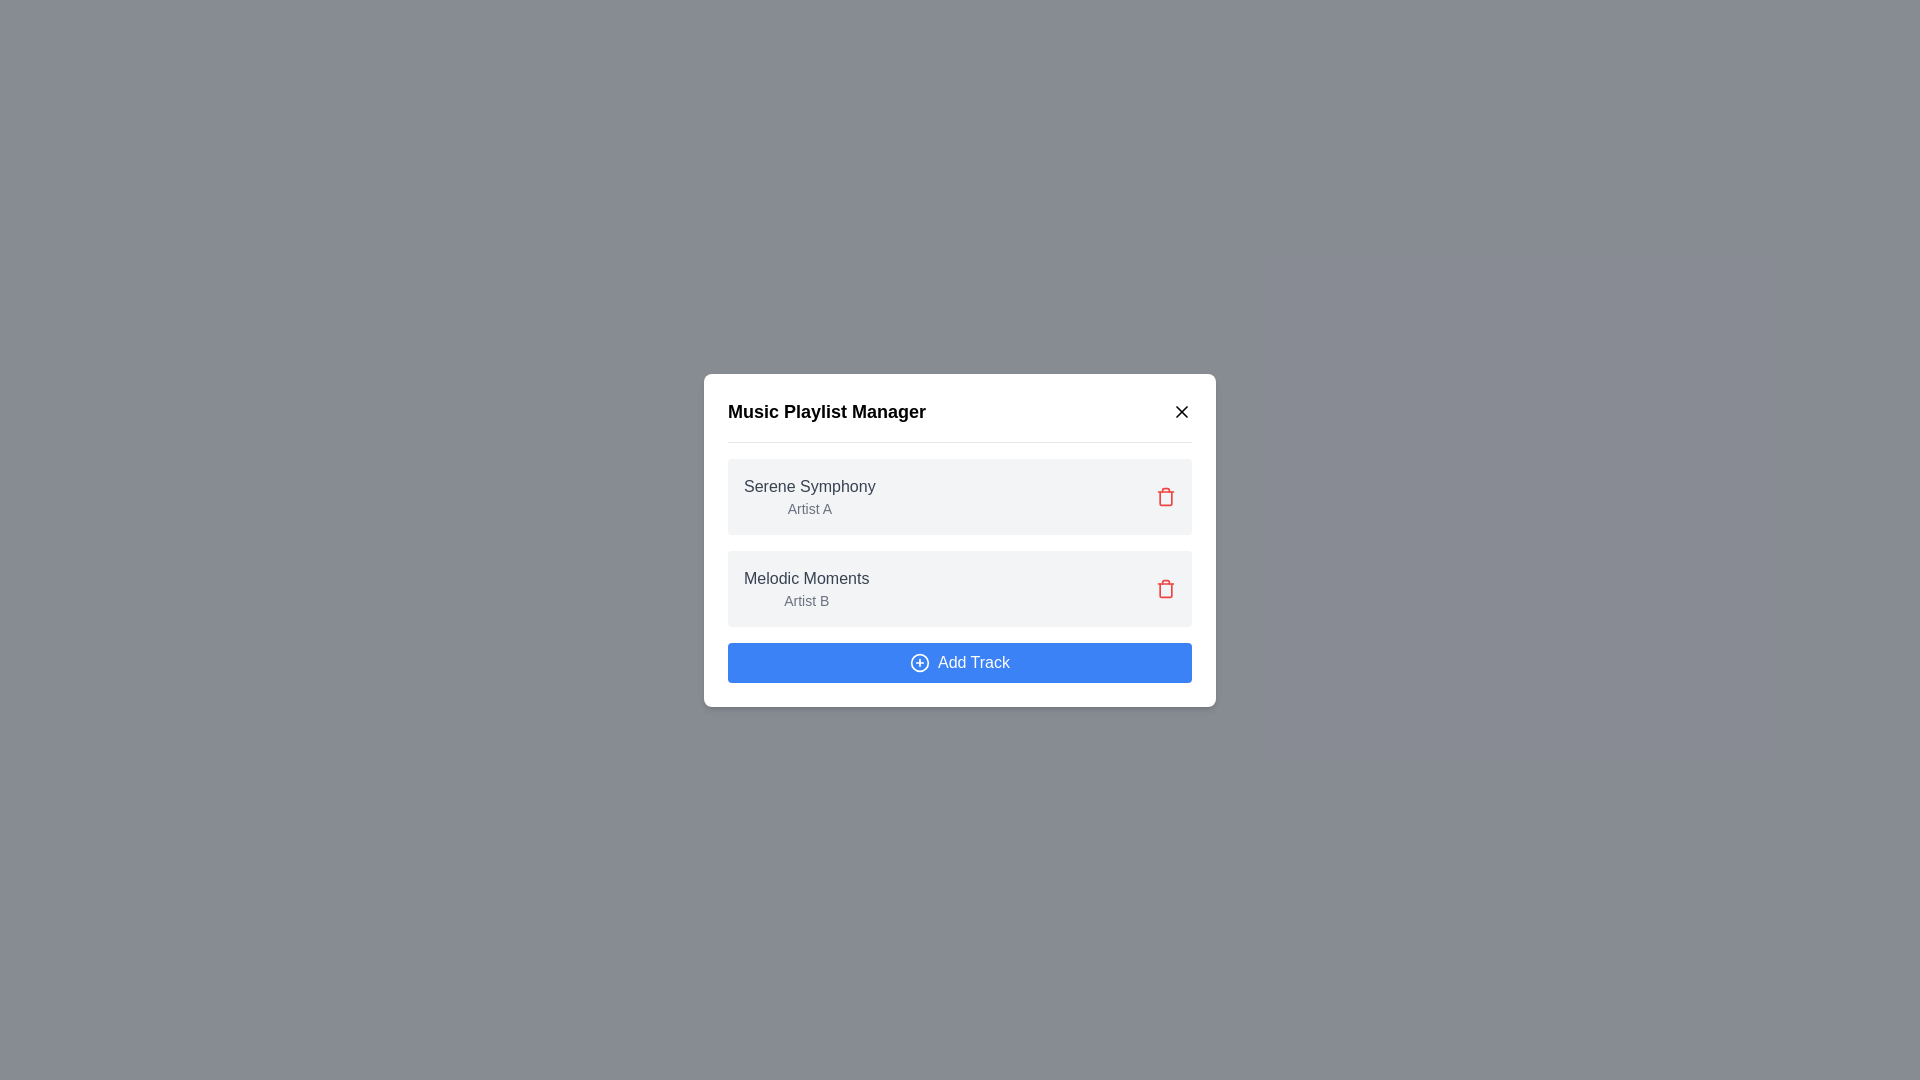 The width and height of the screenshot is (1920, 1080). I want to click on the static text element providing information about the artist associated with 'Serene Symphony', located beneath the title within the 'Music Playlist Manager' modal, so click(809, 507).